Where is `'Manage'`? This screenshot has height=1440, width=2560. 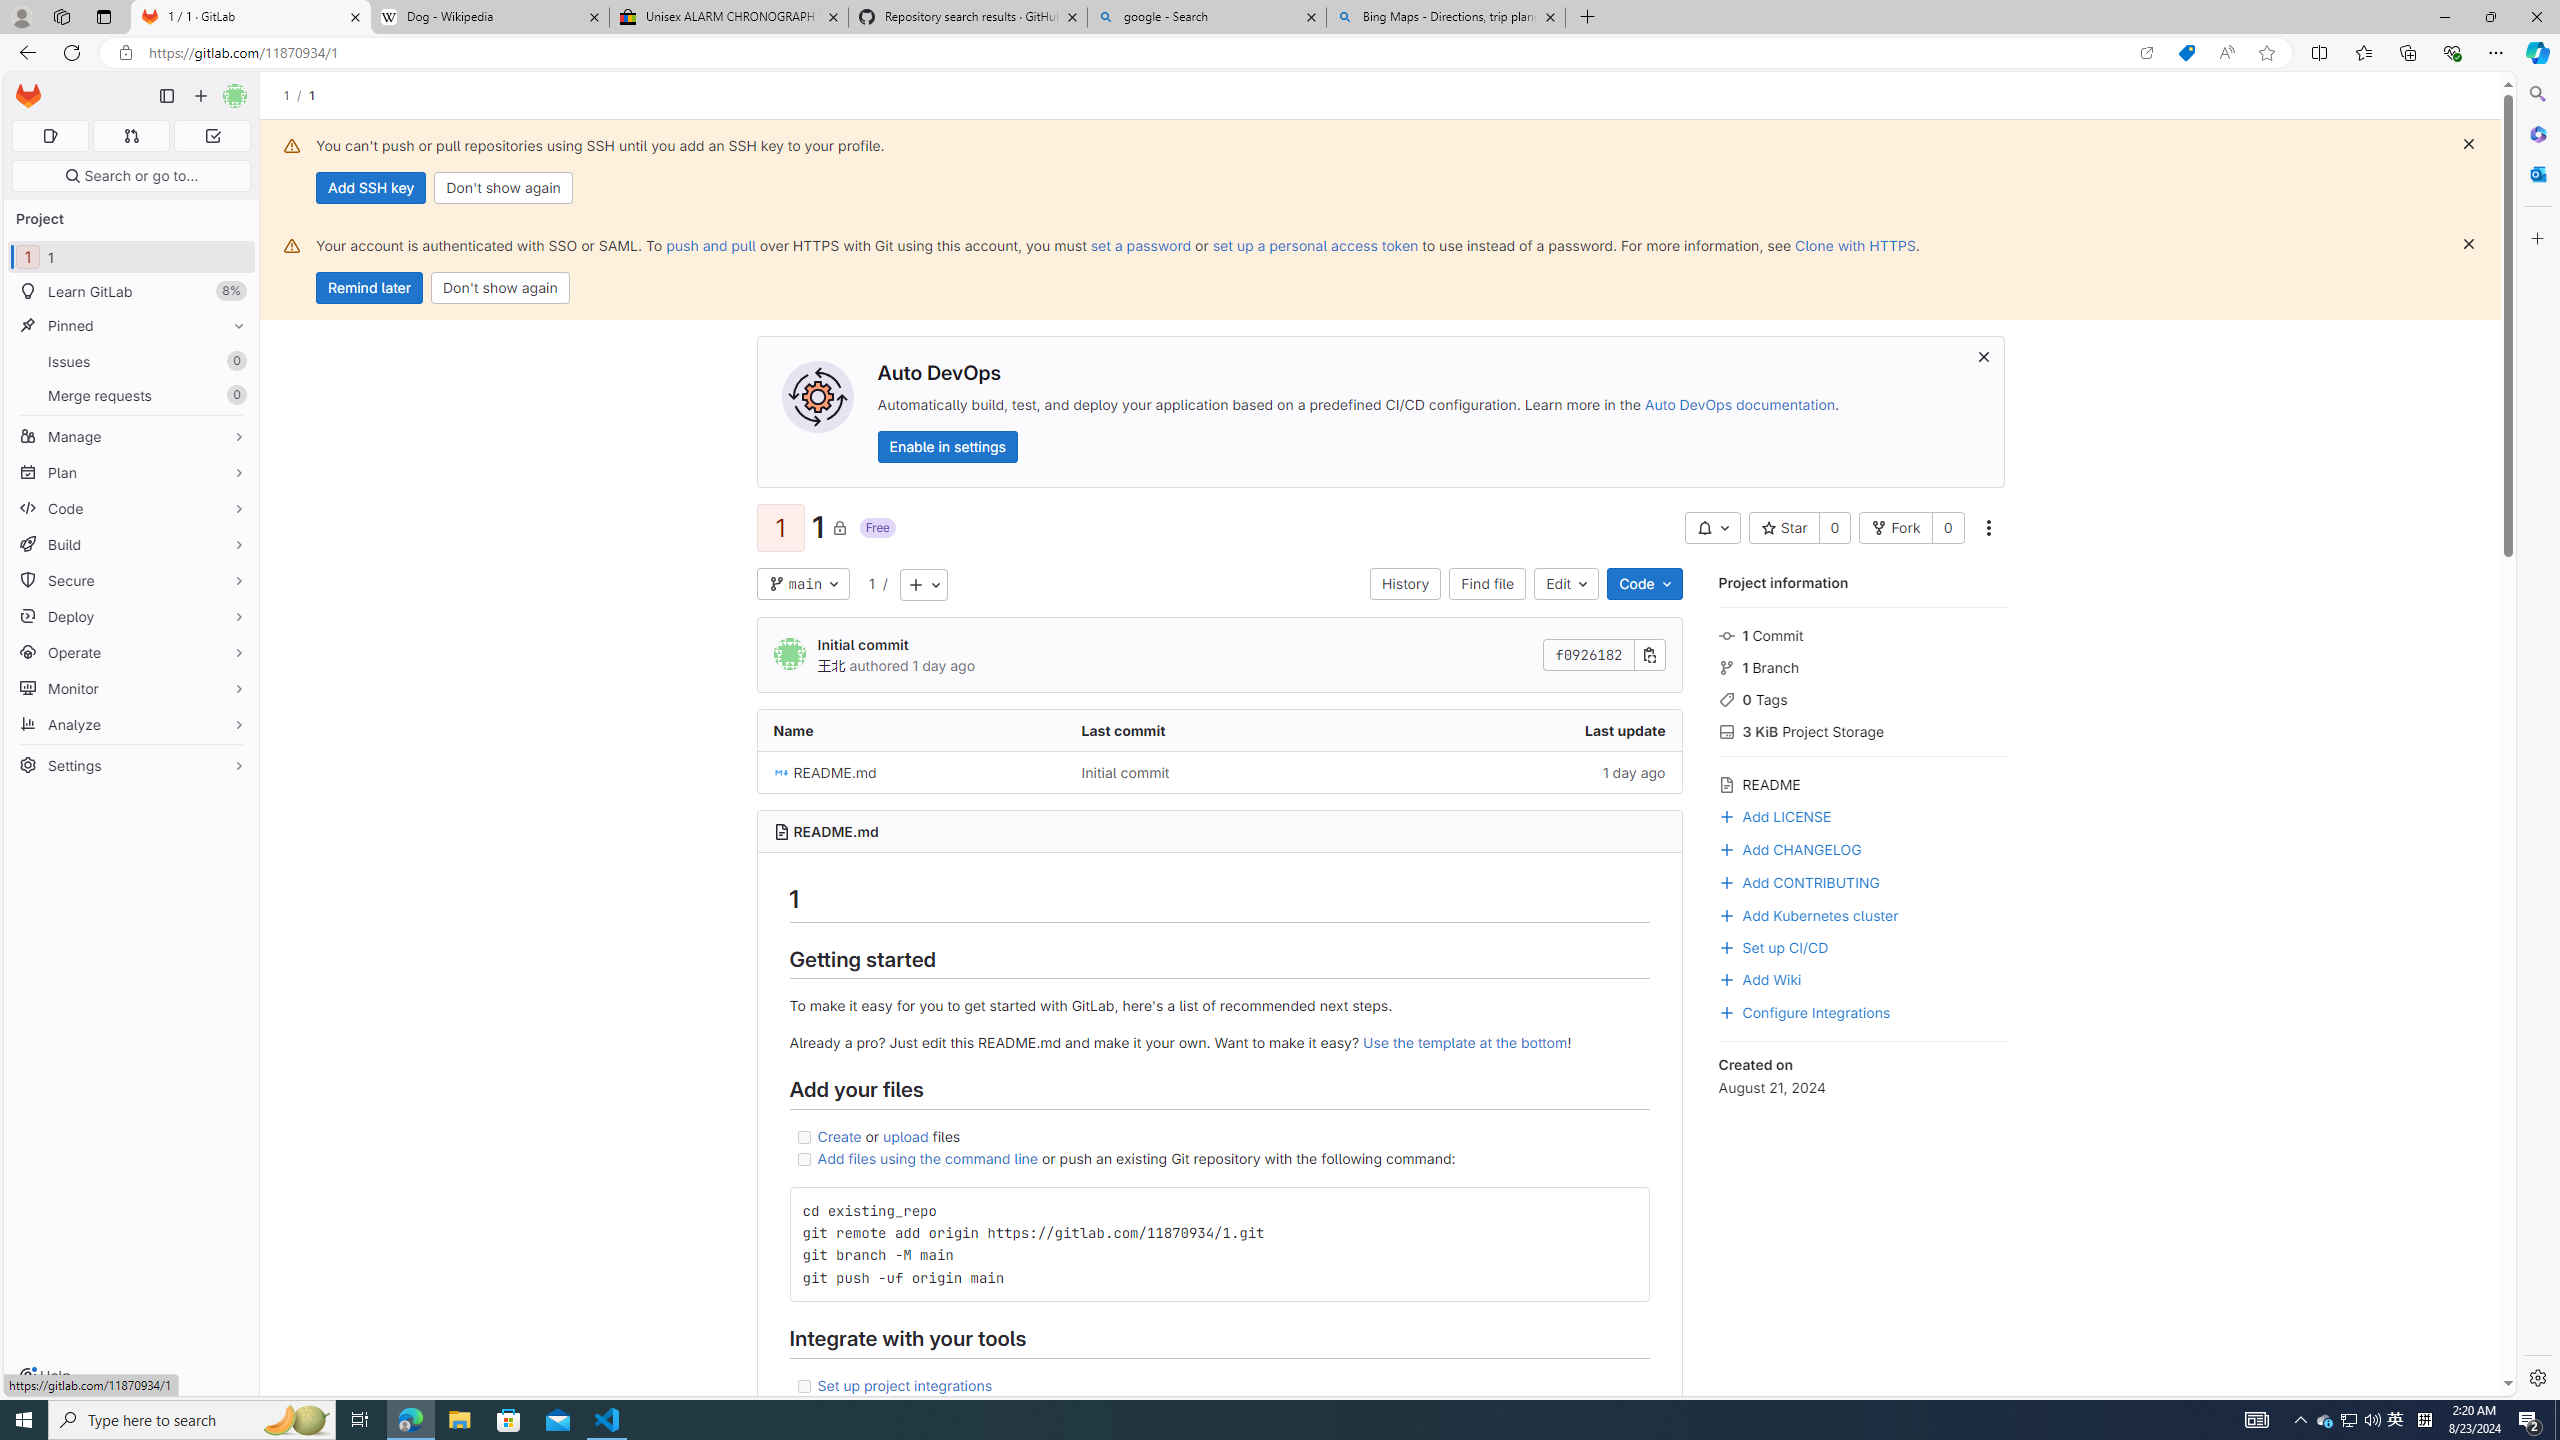 'Manage' is located at coordinates (130, 436).